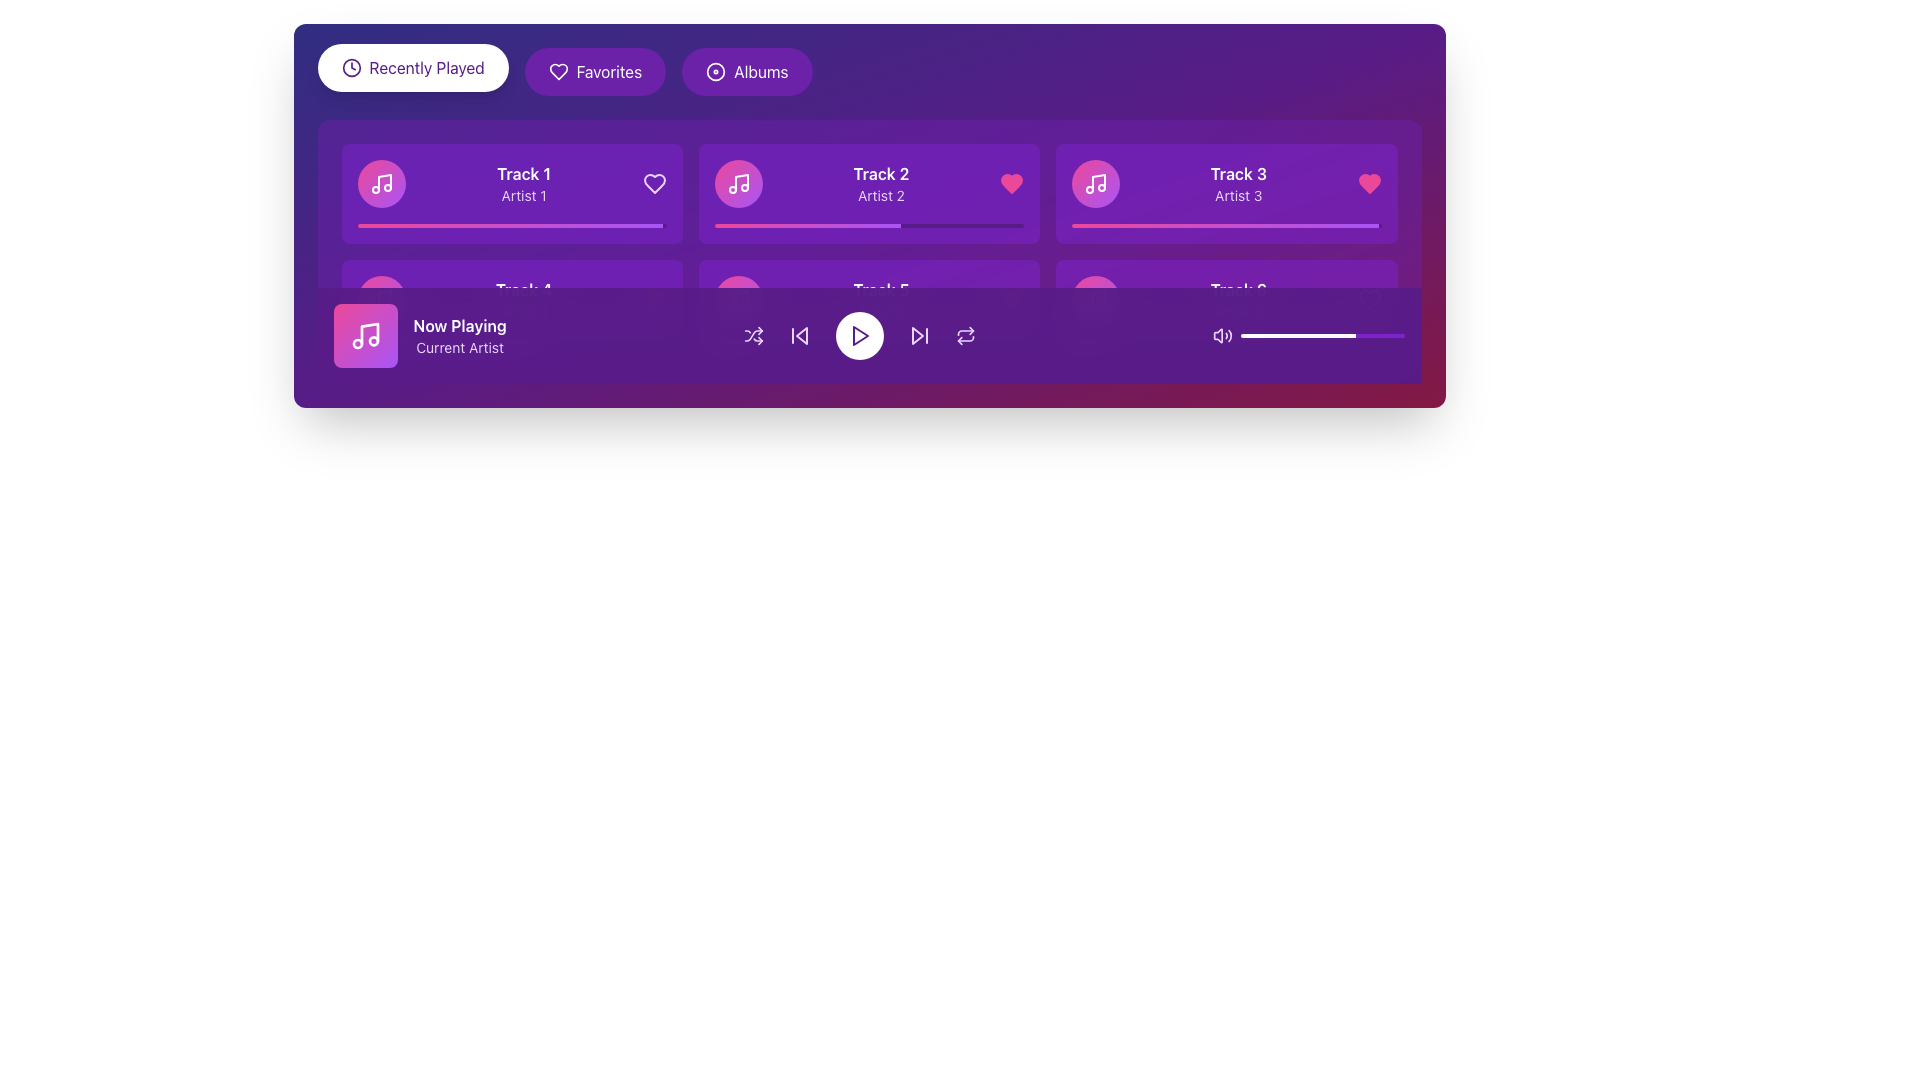 The width and height of the screenshot is (1920, 1080). I want to click on the text label displaying 'Artist 1', which is positioned below 'Track 1' within a card-style layout, so click(524, 196).